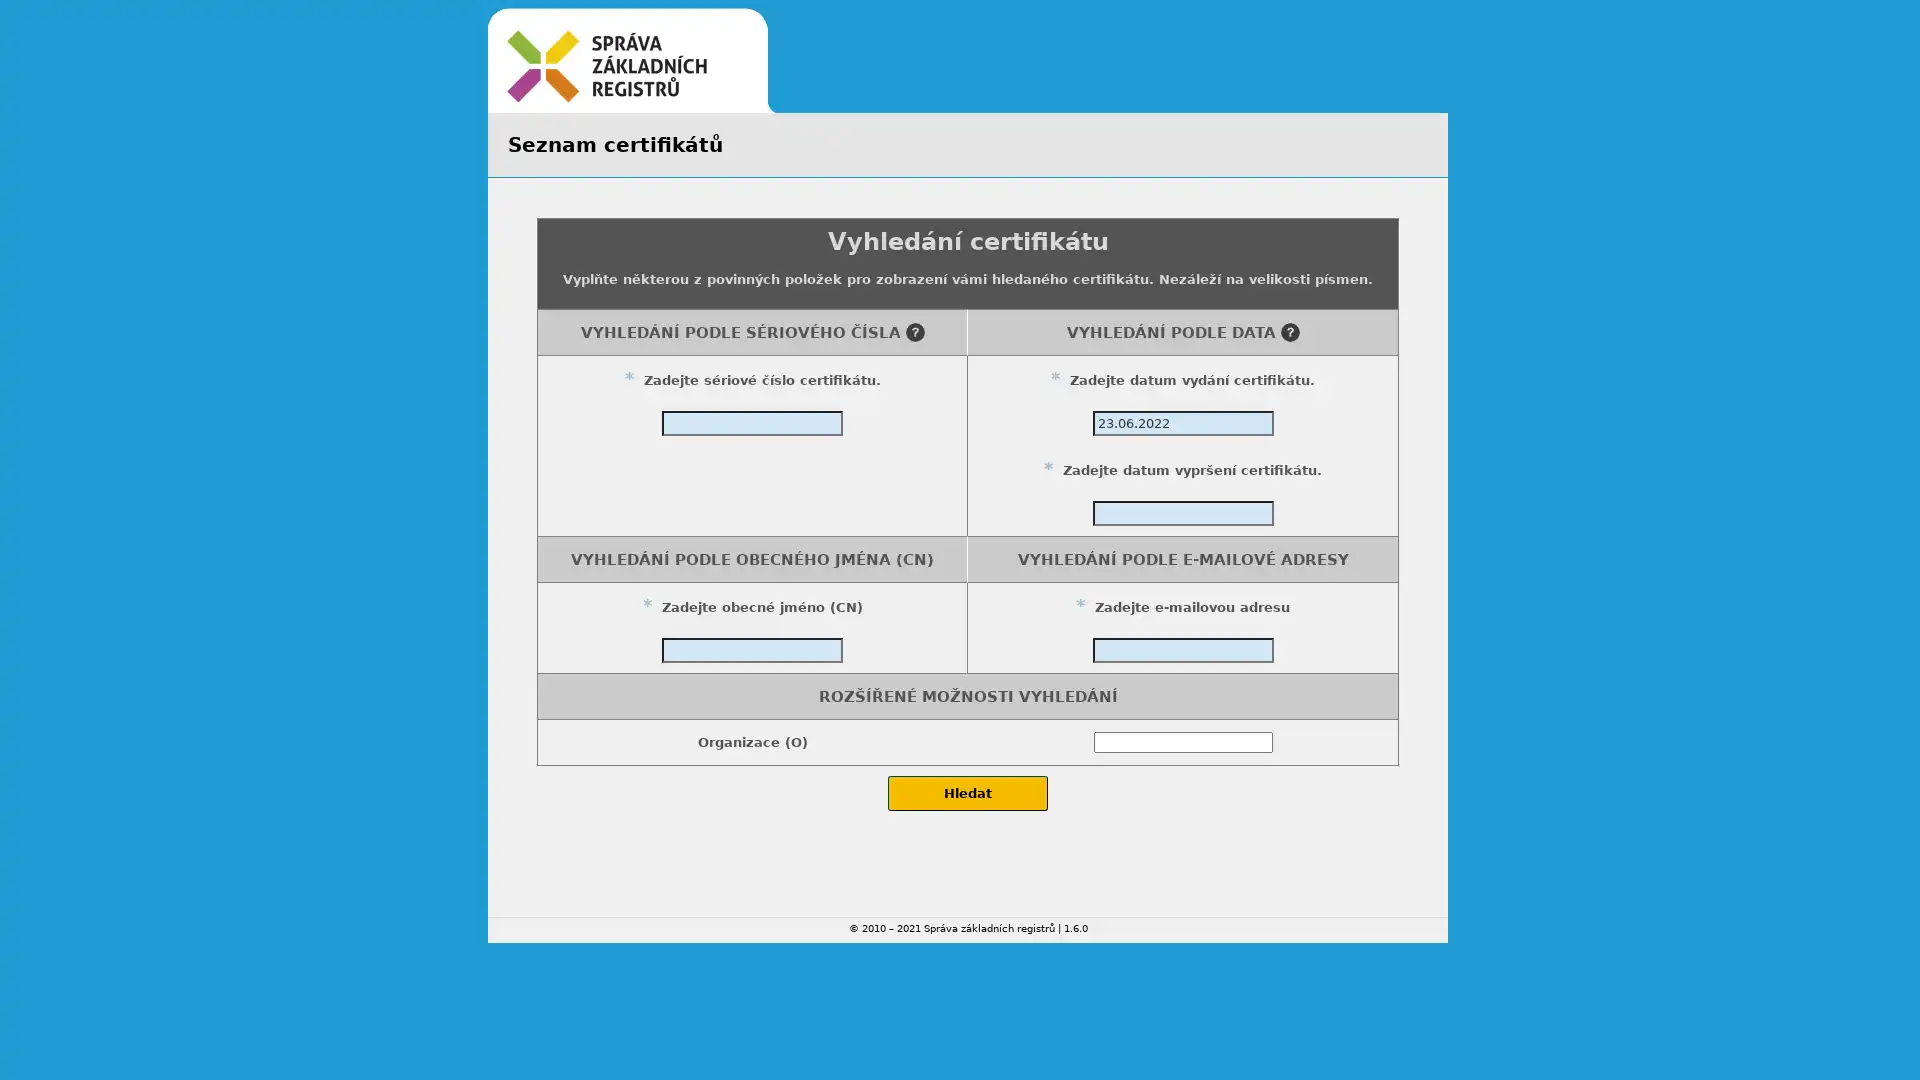 This screenshot has height=1080, width=1920. Describe the element at coordinates (968, 792) in the screenshot. I see `Hledat` at that location.